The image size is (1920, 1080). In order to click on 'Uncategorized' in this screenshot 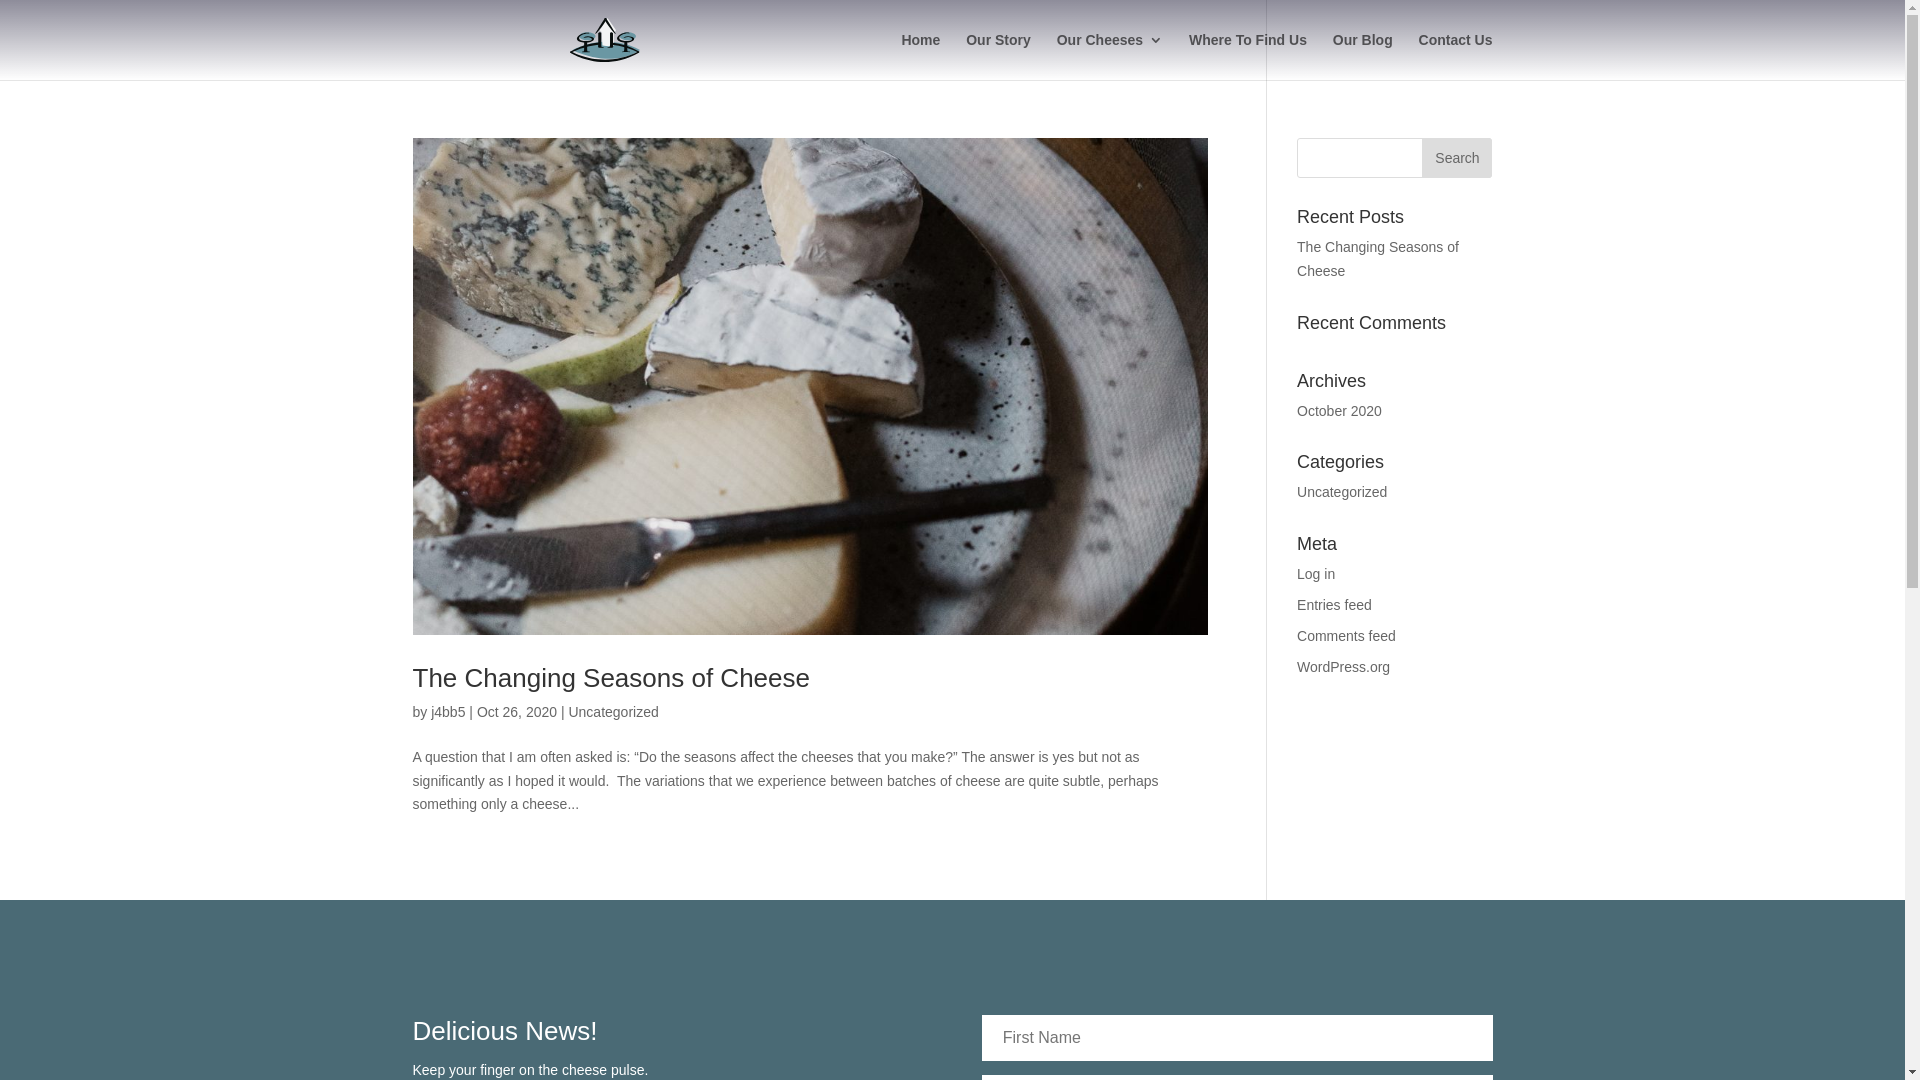, I will do `click(612, 711)`.